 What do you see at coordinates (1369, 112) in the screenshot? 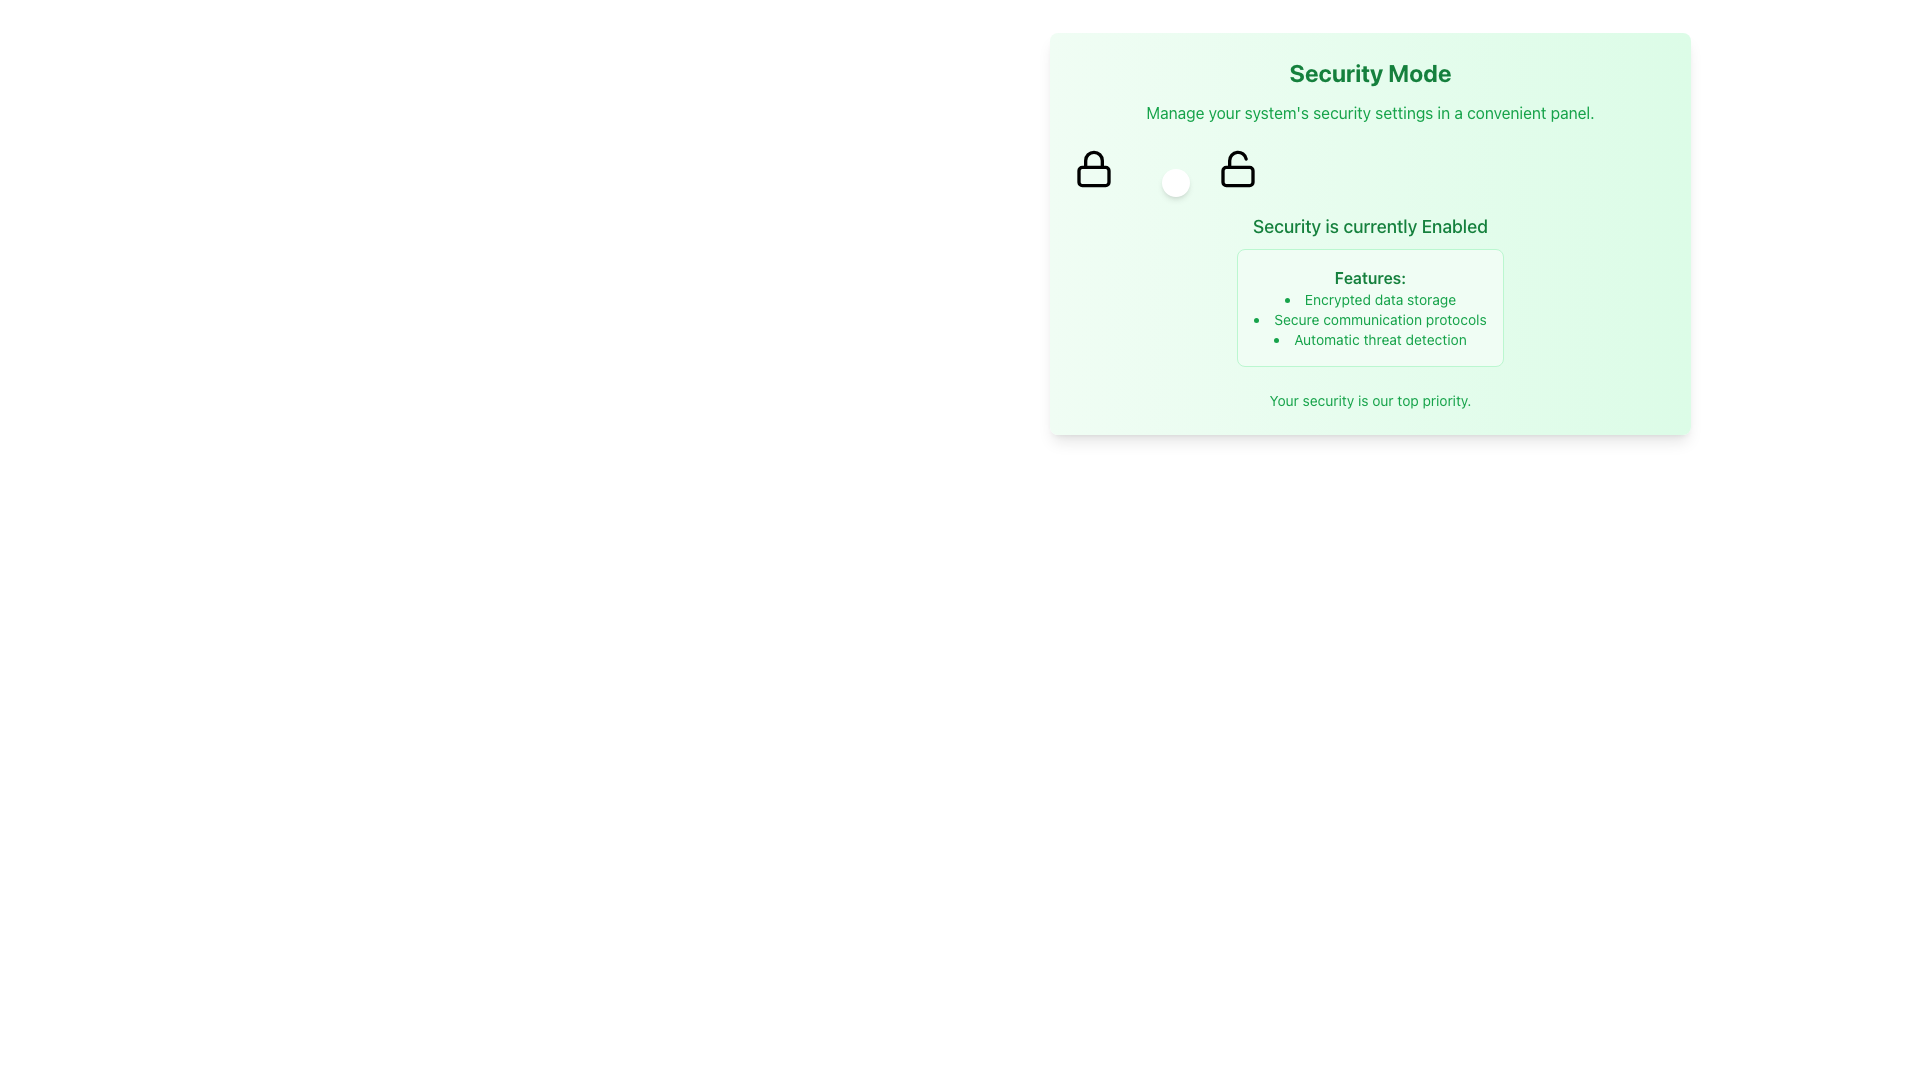
I see `the green-colored text displaying 'Manage your system's security settings in a convenient panel.' which is located below the header 'Security Mode'` at bounding box center [1369, 112].